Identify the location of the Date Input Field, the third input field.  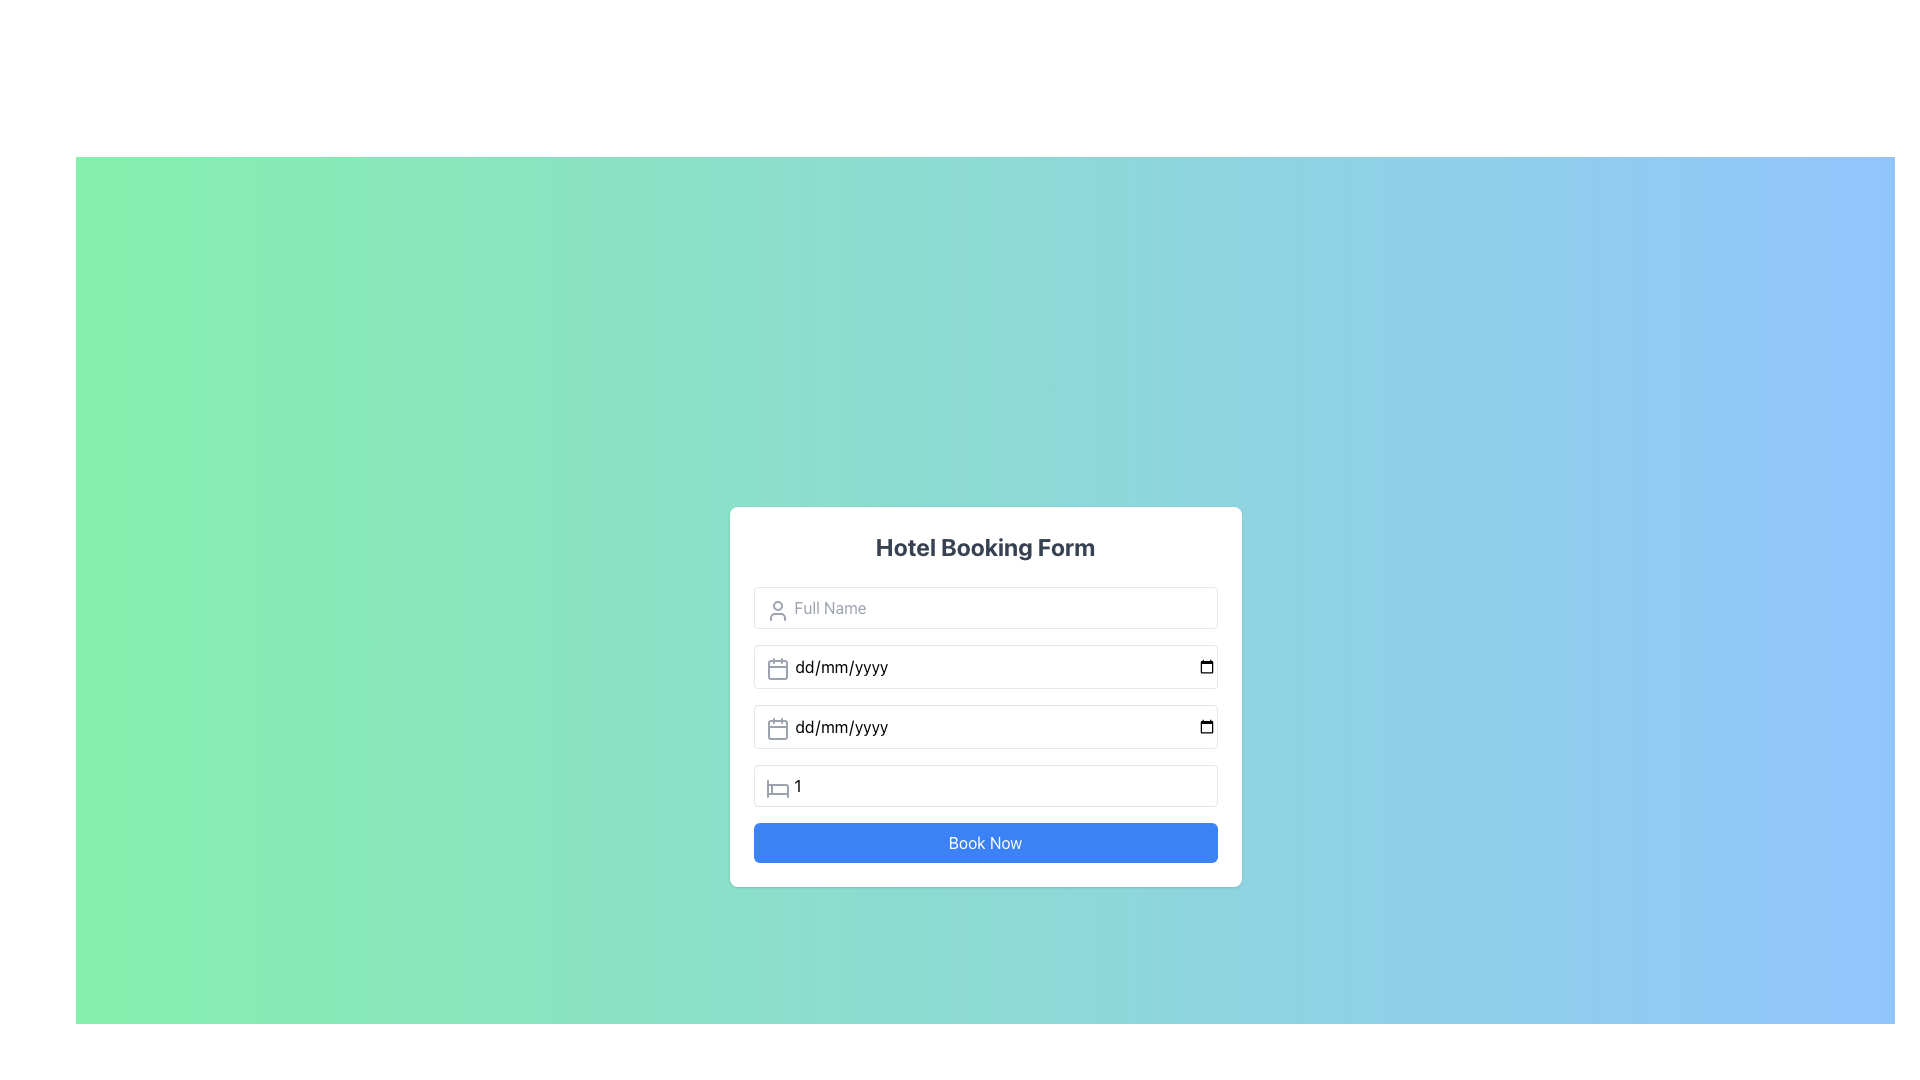
(985, 726).